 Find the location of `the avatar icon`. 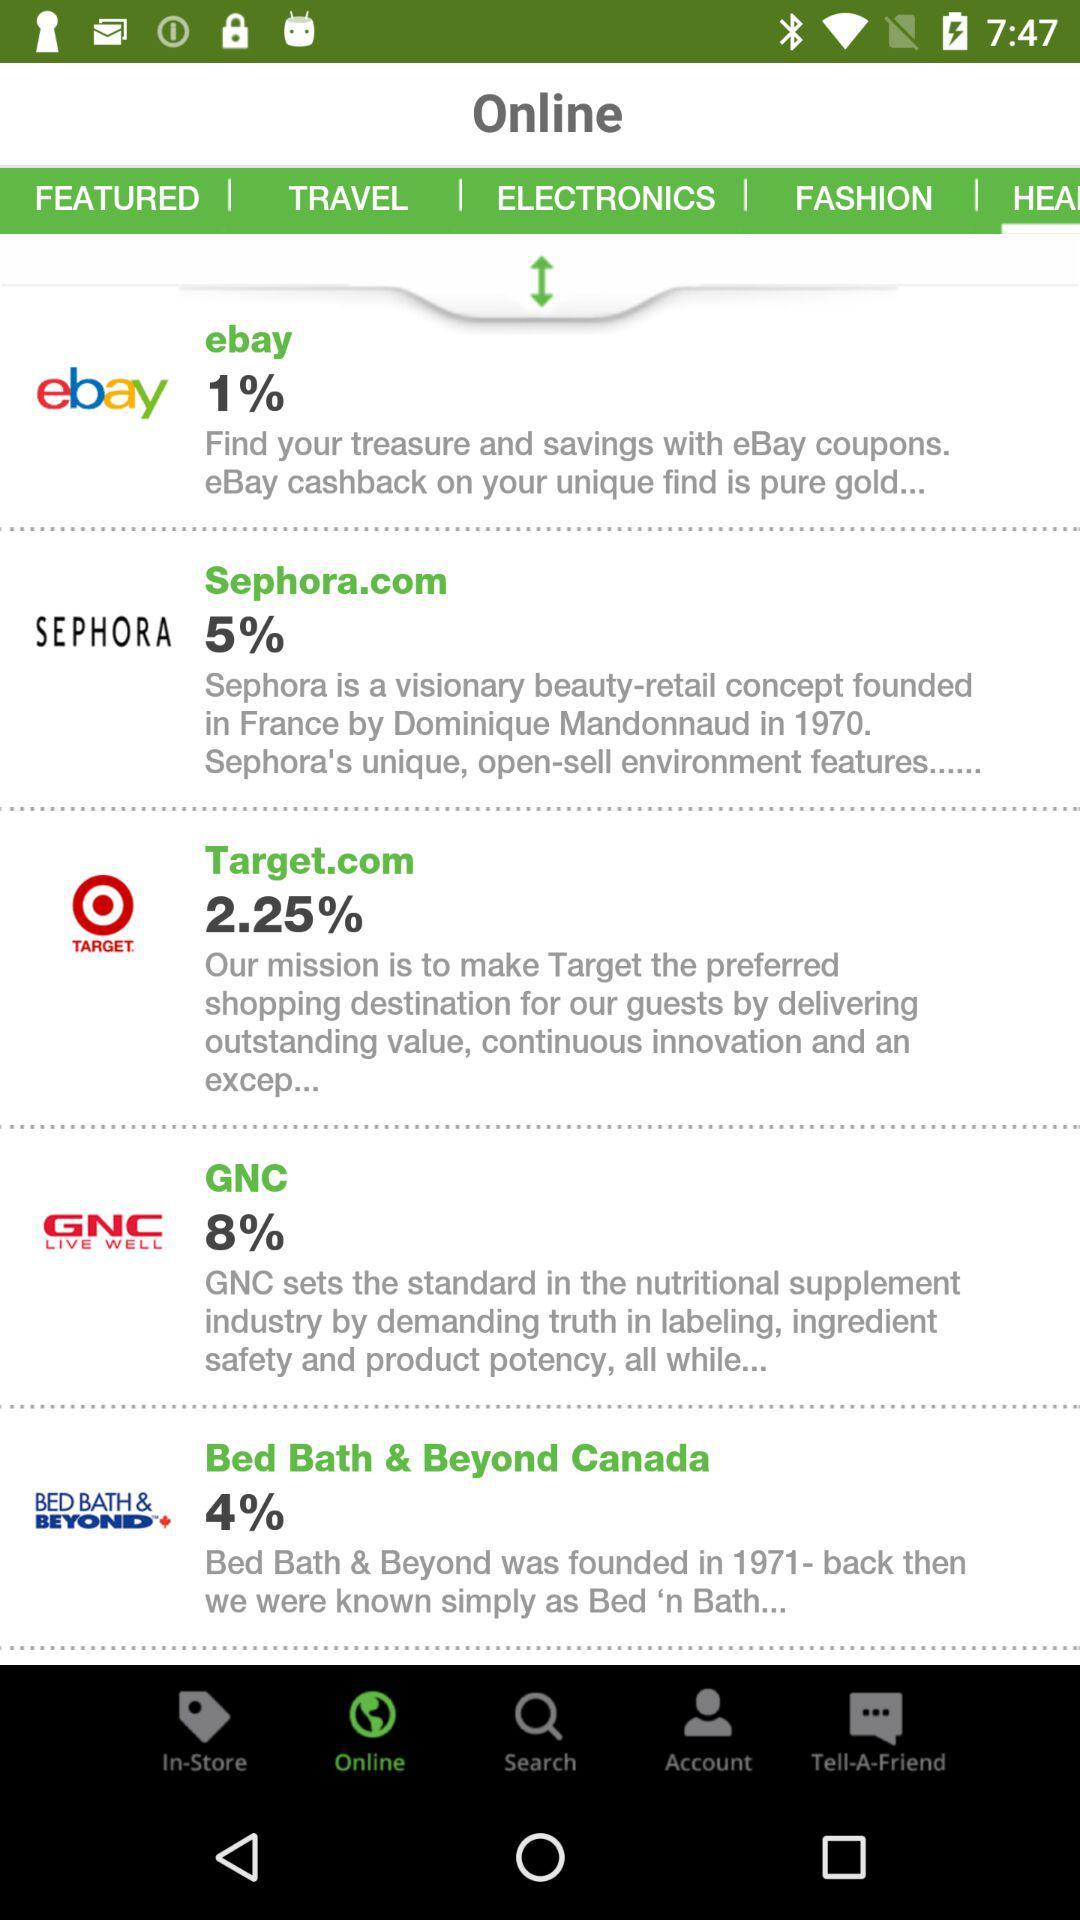

the avatar icon is located at coordinates (707, 1728).